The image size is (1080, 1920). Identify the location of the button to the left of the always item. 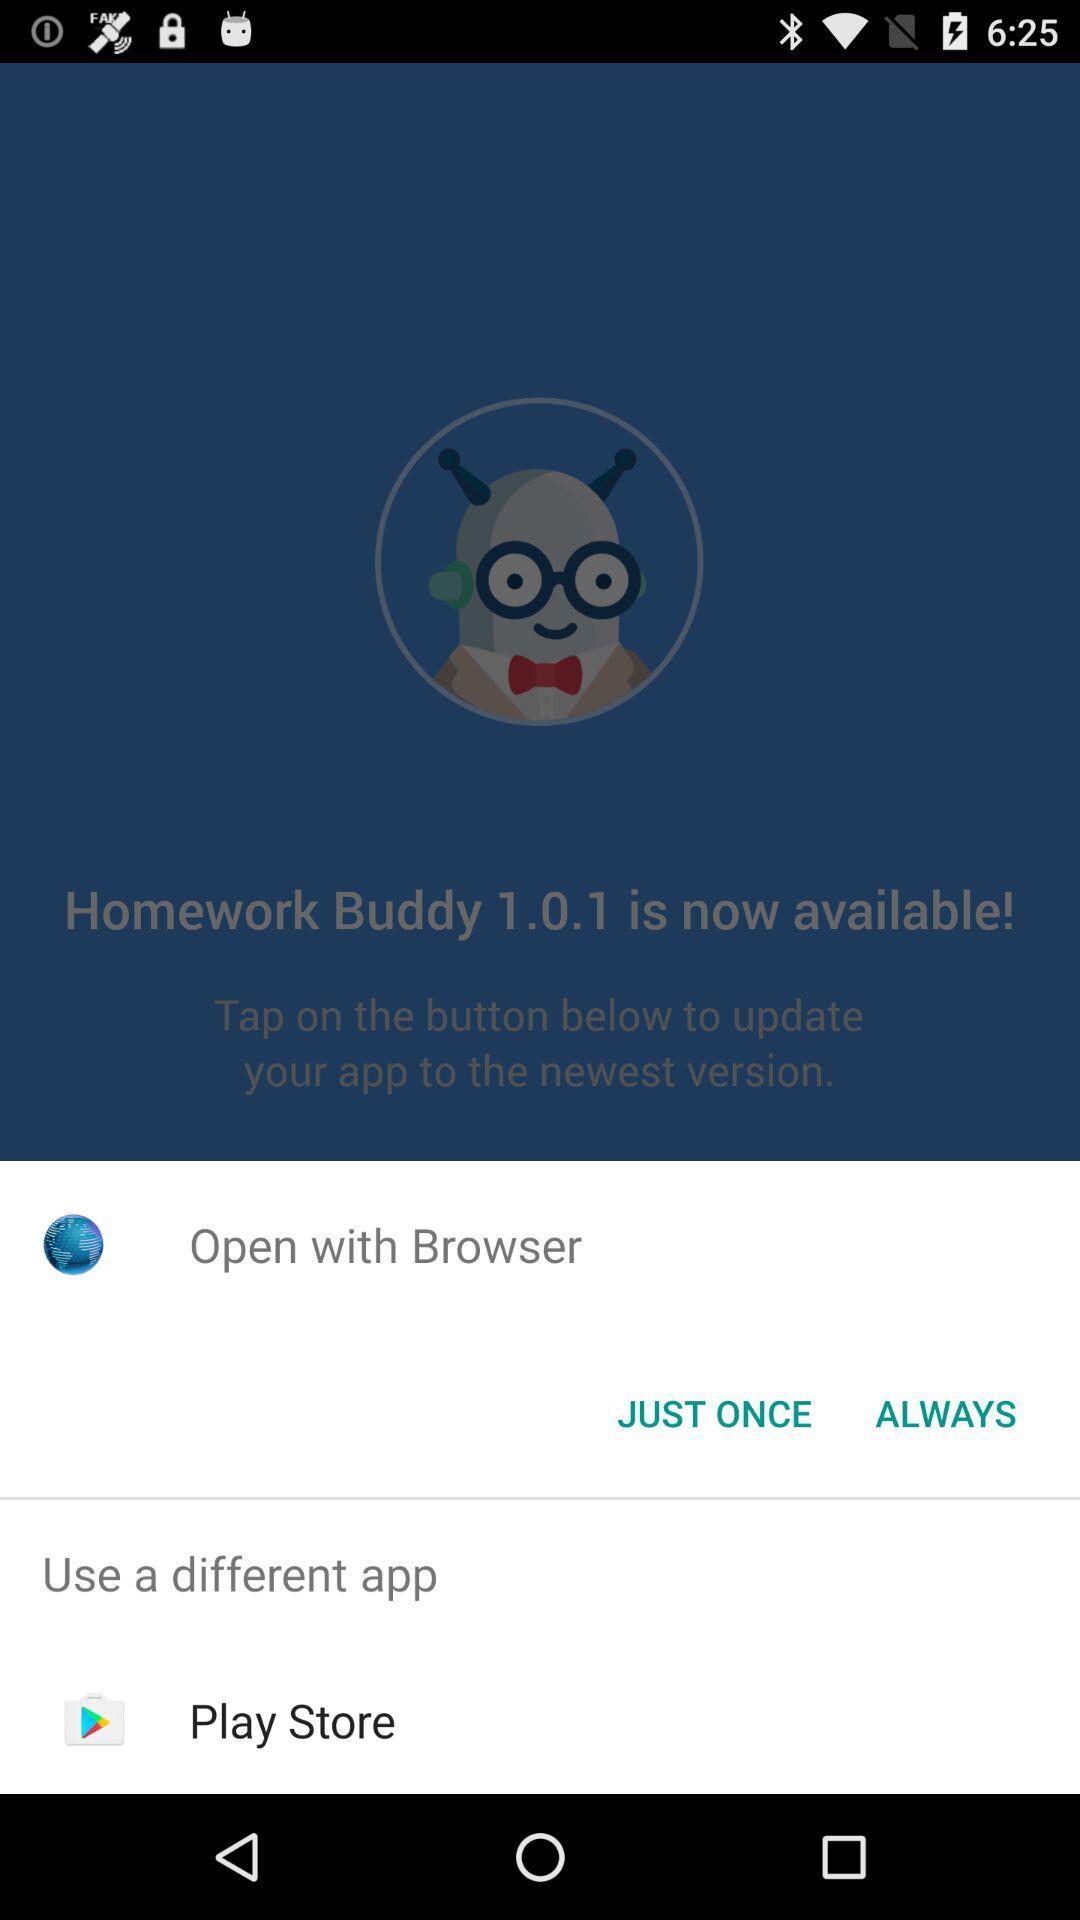
(713, 1411).